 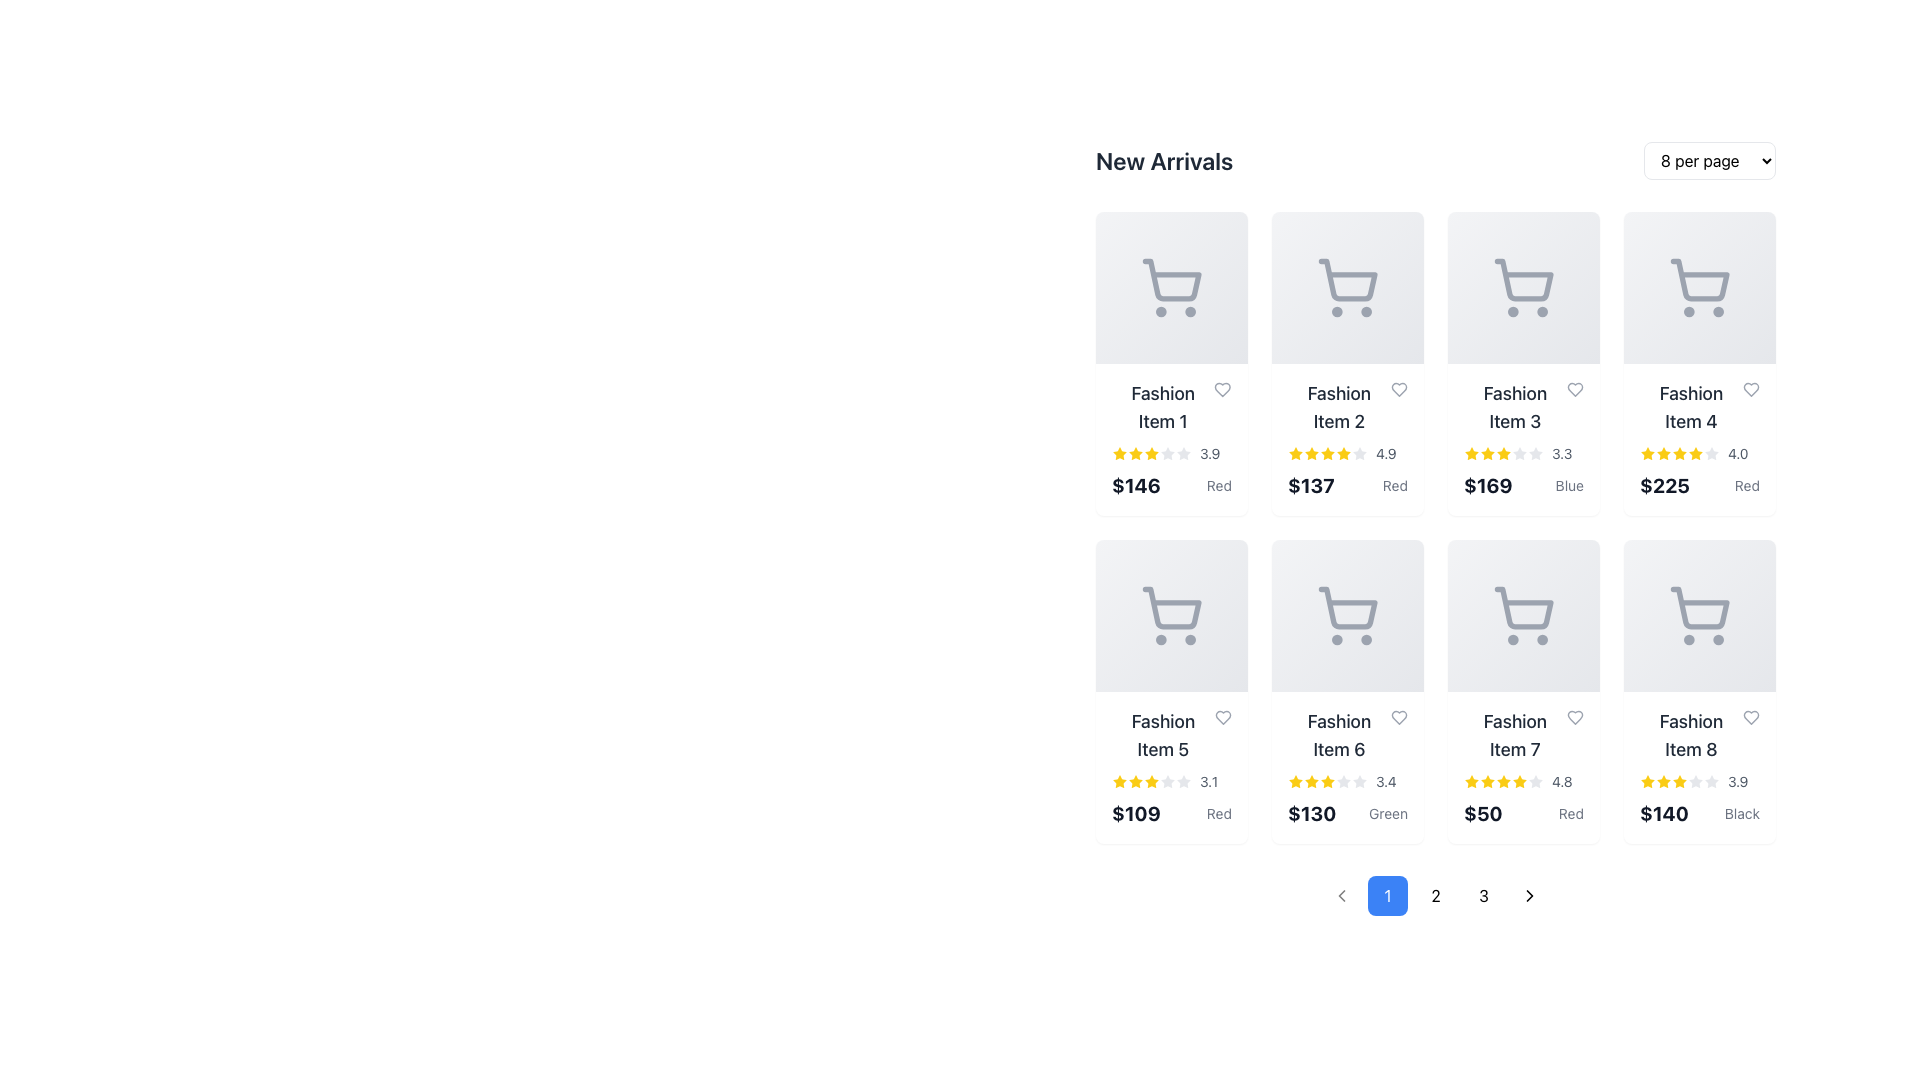 I want to click on price and color information from the Text label displaying '$109 Red' positioned below the rating stars for 'Fashion Item 5', so click(x=1171, y=813).